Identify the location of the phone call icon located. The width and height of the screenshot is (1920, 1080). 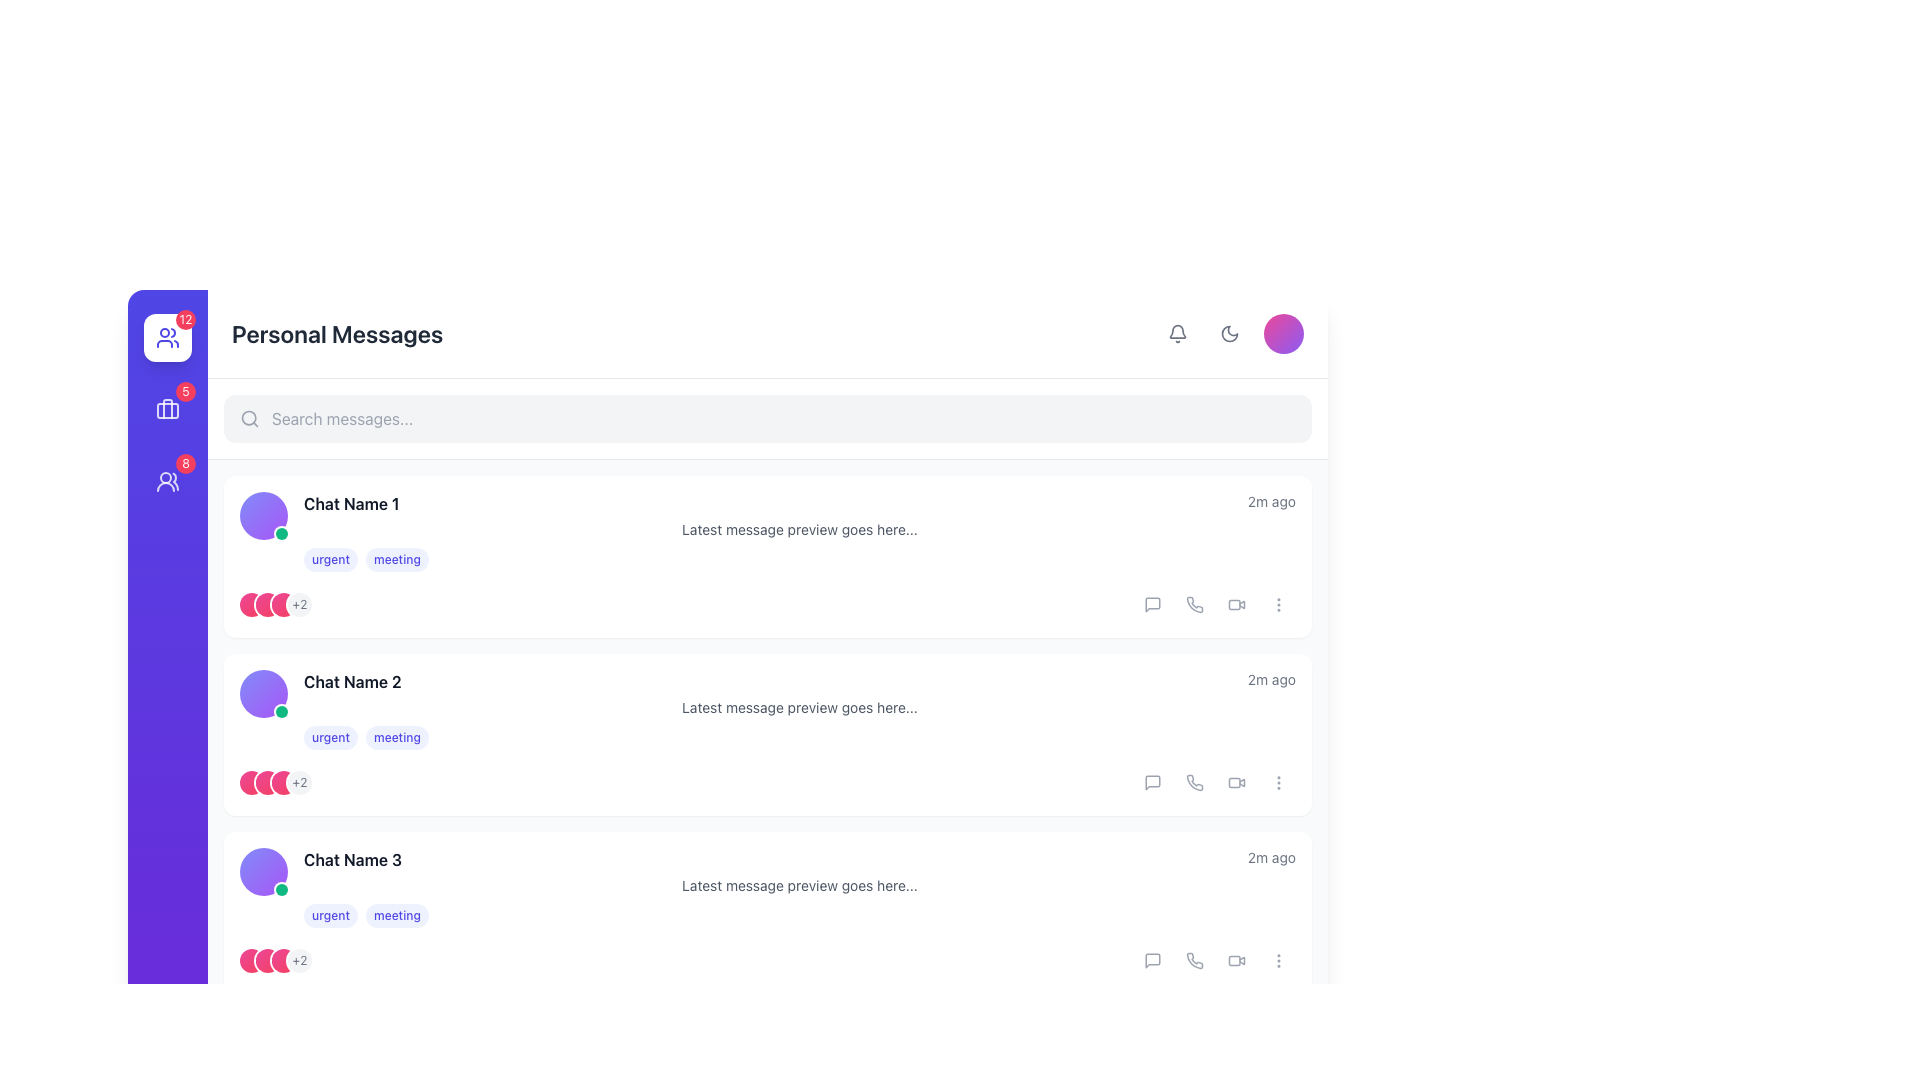
(1195, 604).